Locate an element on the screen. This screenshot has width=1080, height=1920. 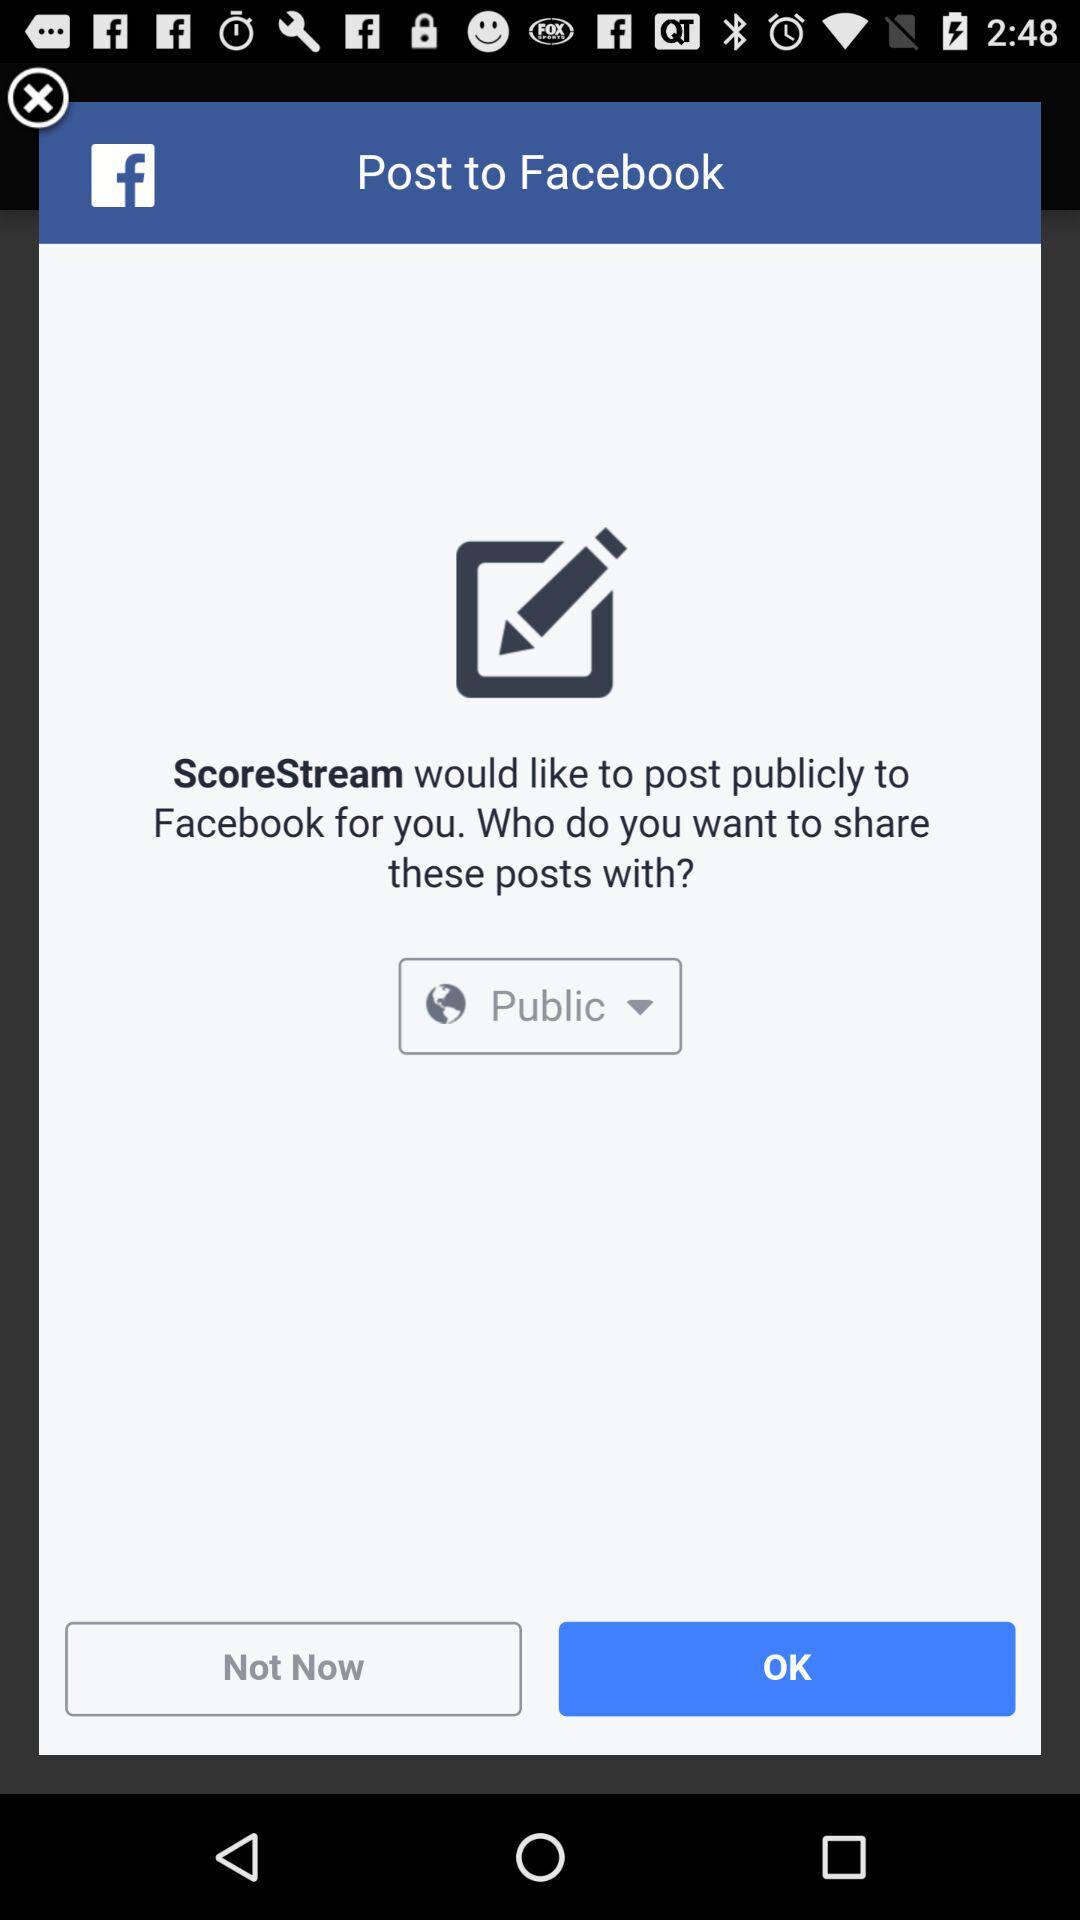
close is located at coordinates (38, 100).